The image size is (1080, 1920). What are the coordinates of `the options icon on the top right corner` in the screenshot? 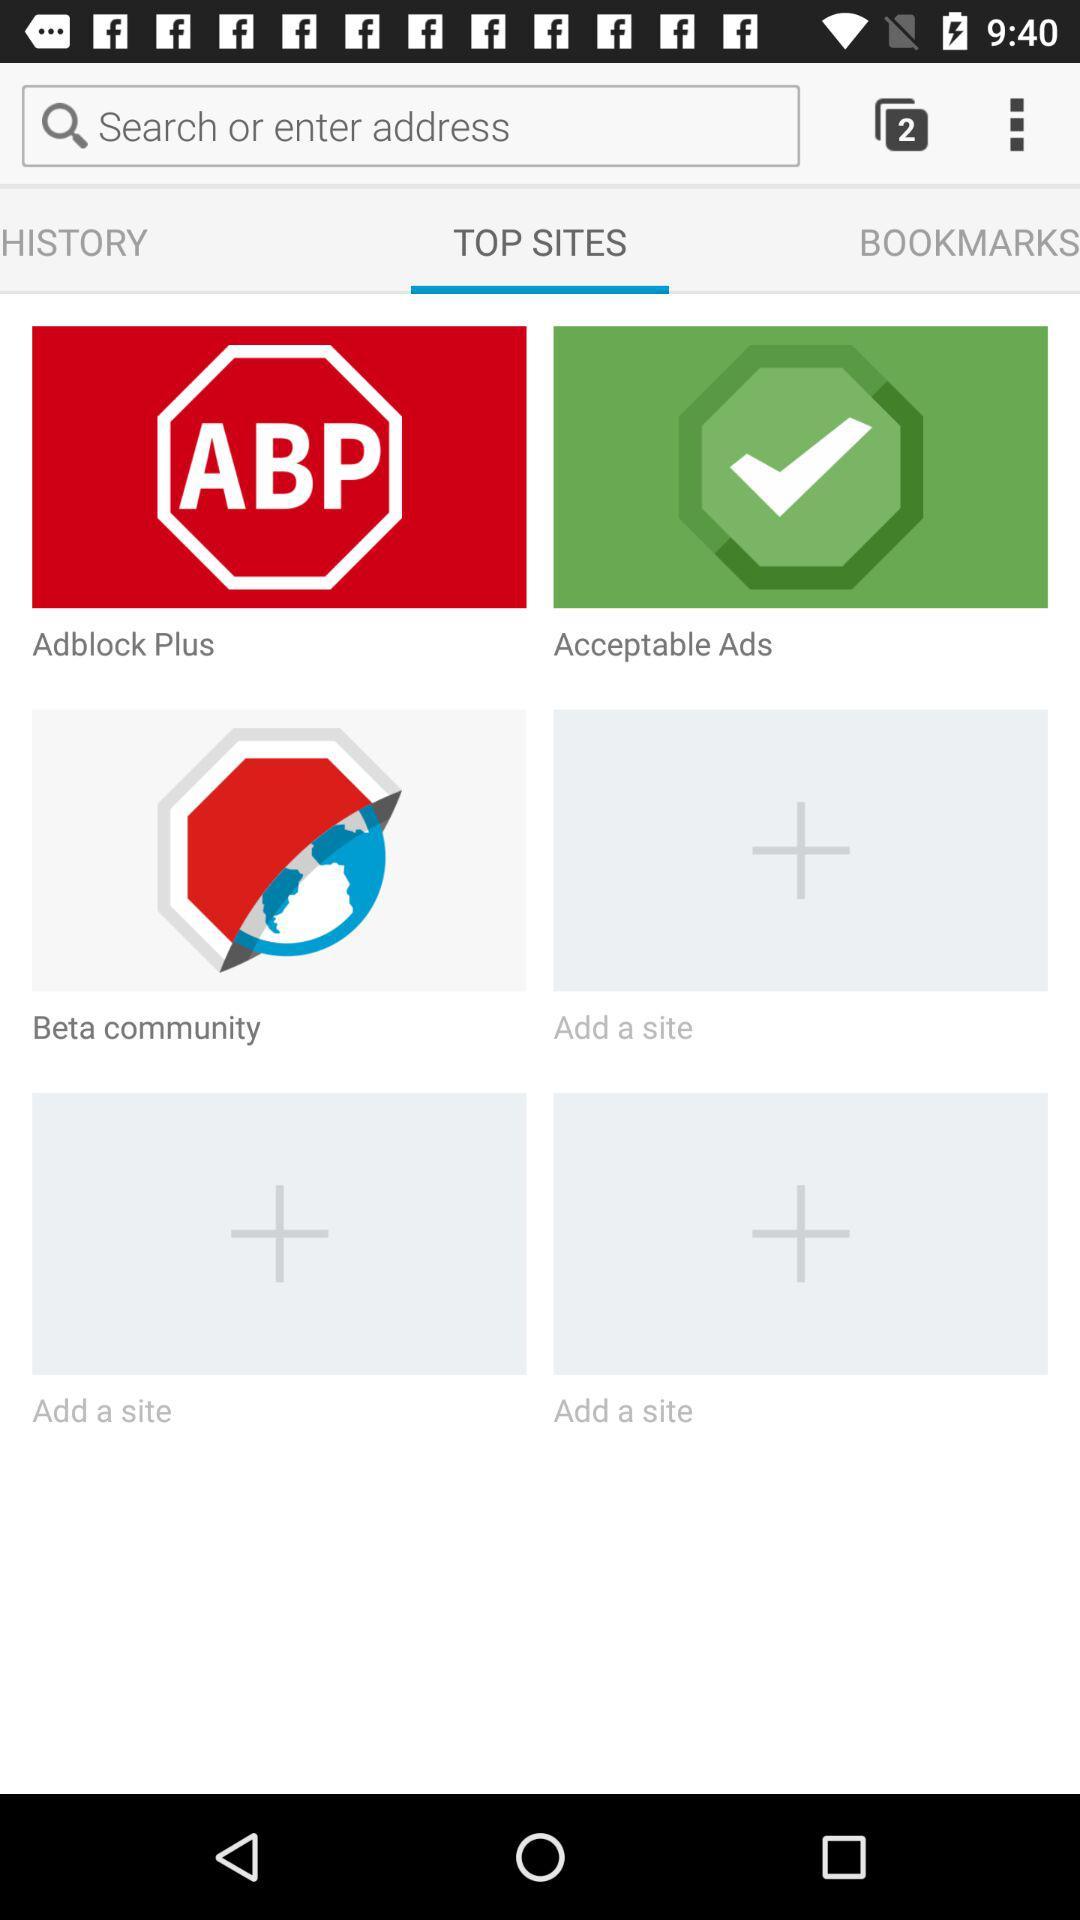 It's located at (1017, 124).